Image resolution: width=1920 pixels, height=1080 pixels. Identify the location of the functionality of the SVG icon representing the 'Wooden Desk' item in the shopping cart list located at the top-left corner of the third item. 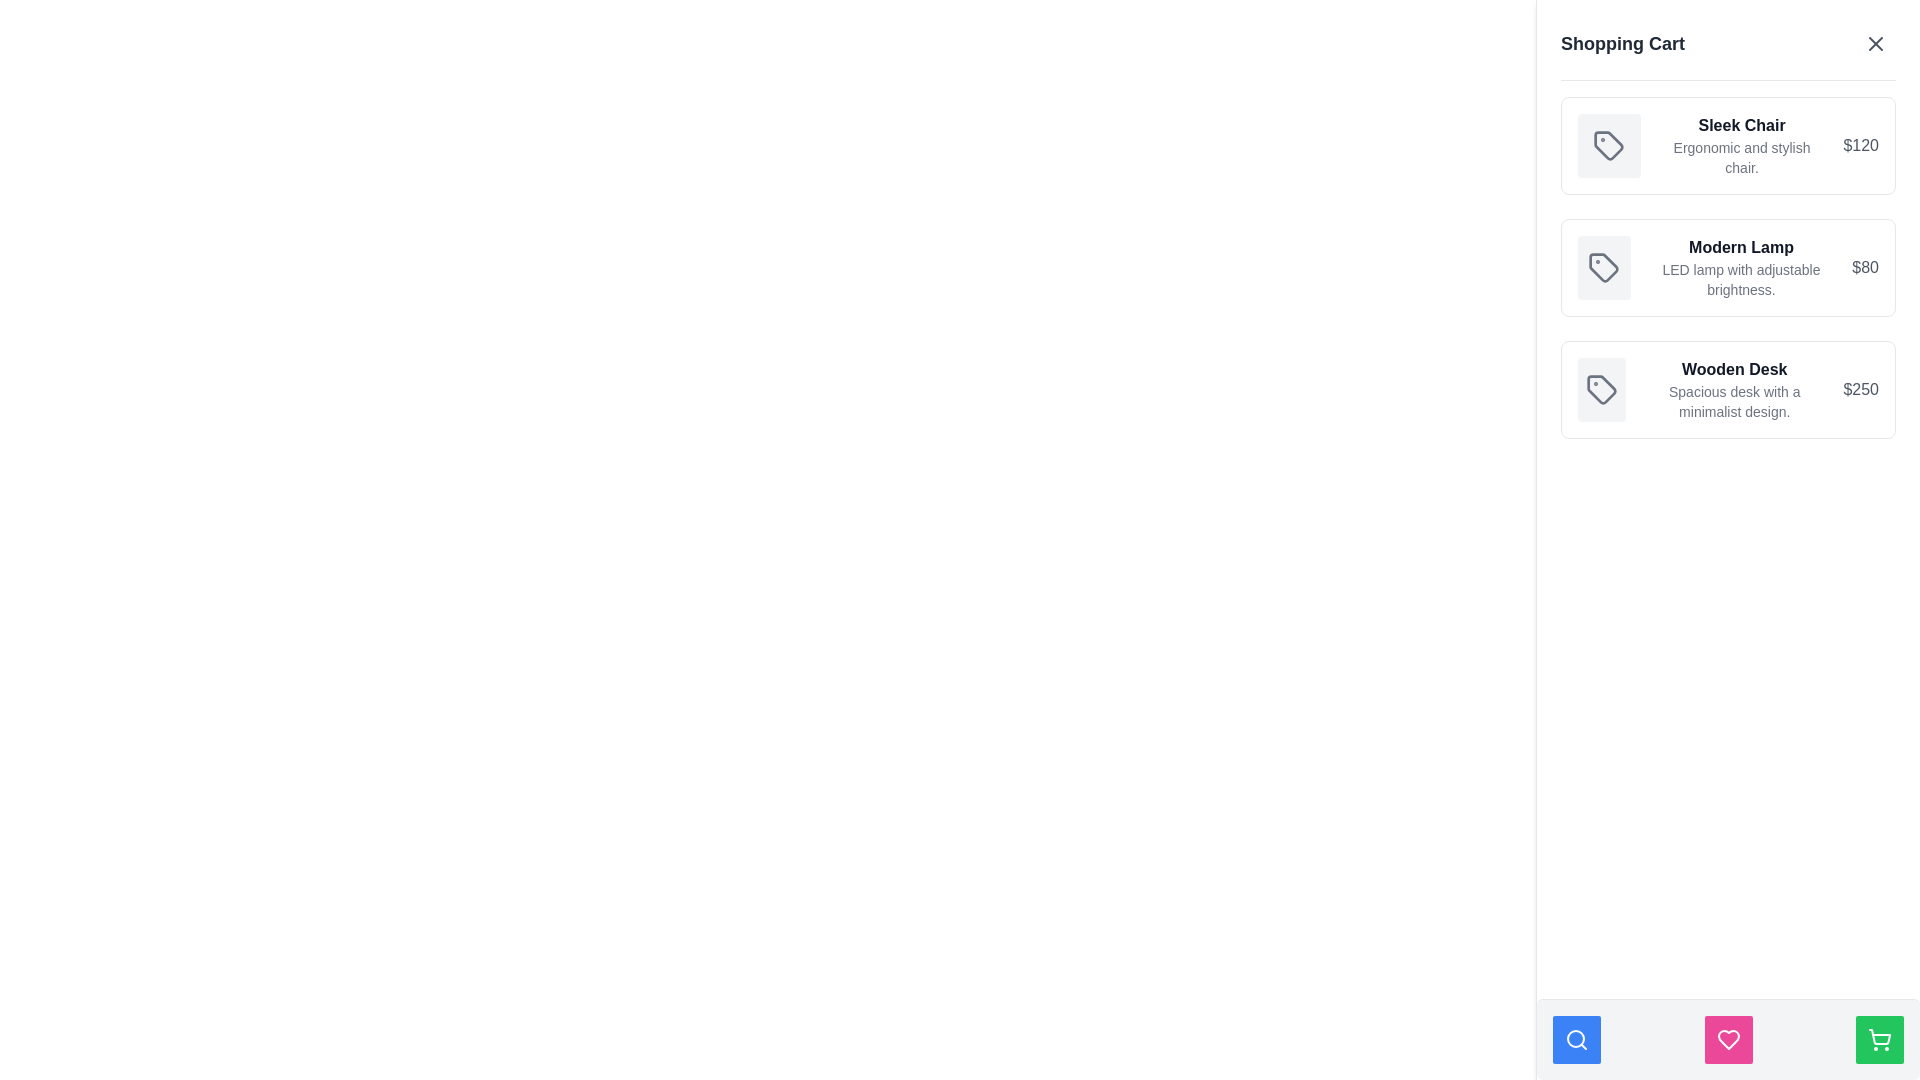
(1602, 389).